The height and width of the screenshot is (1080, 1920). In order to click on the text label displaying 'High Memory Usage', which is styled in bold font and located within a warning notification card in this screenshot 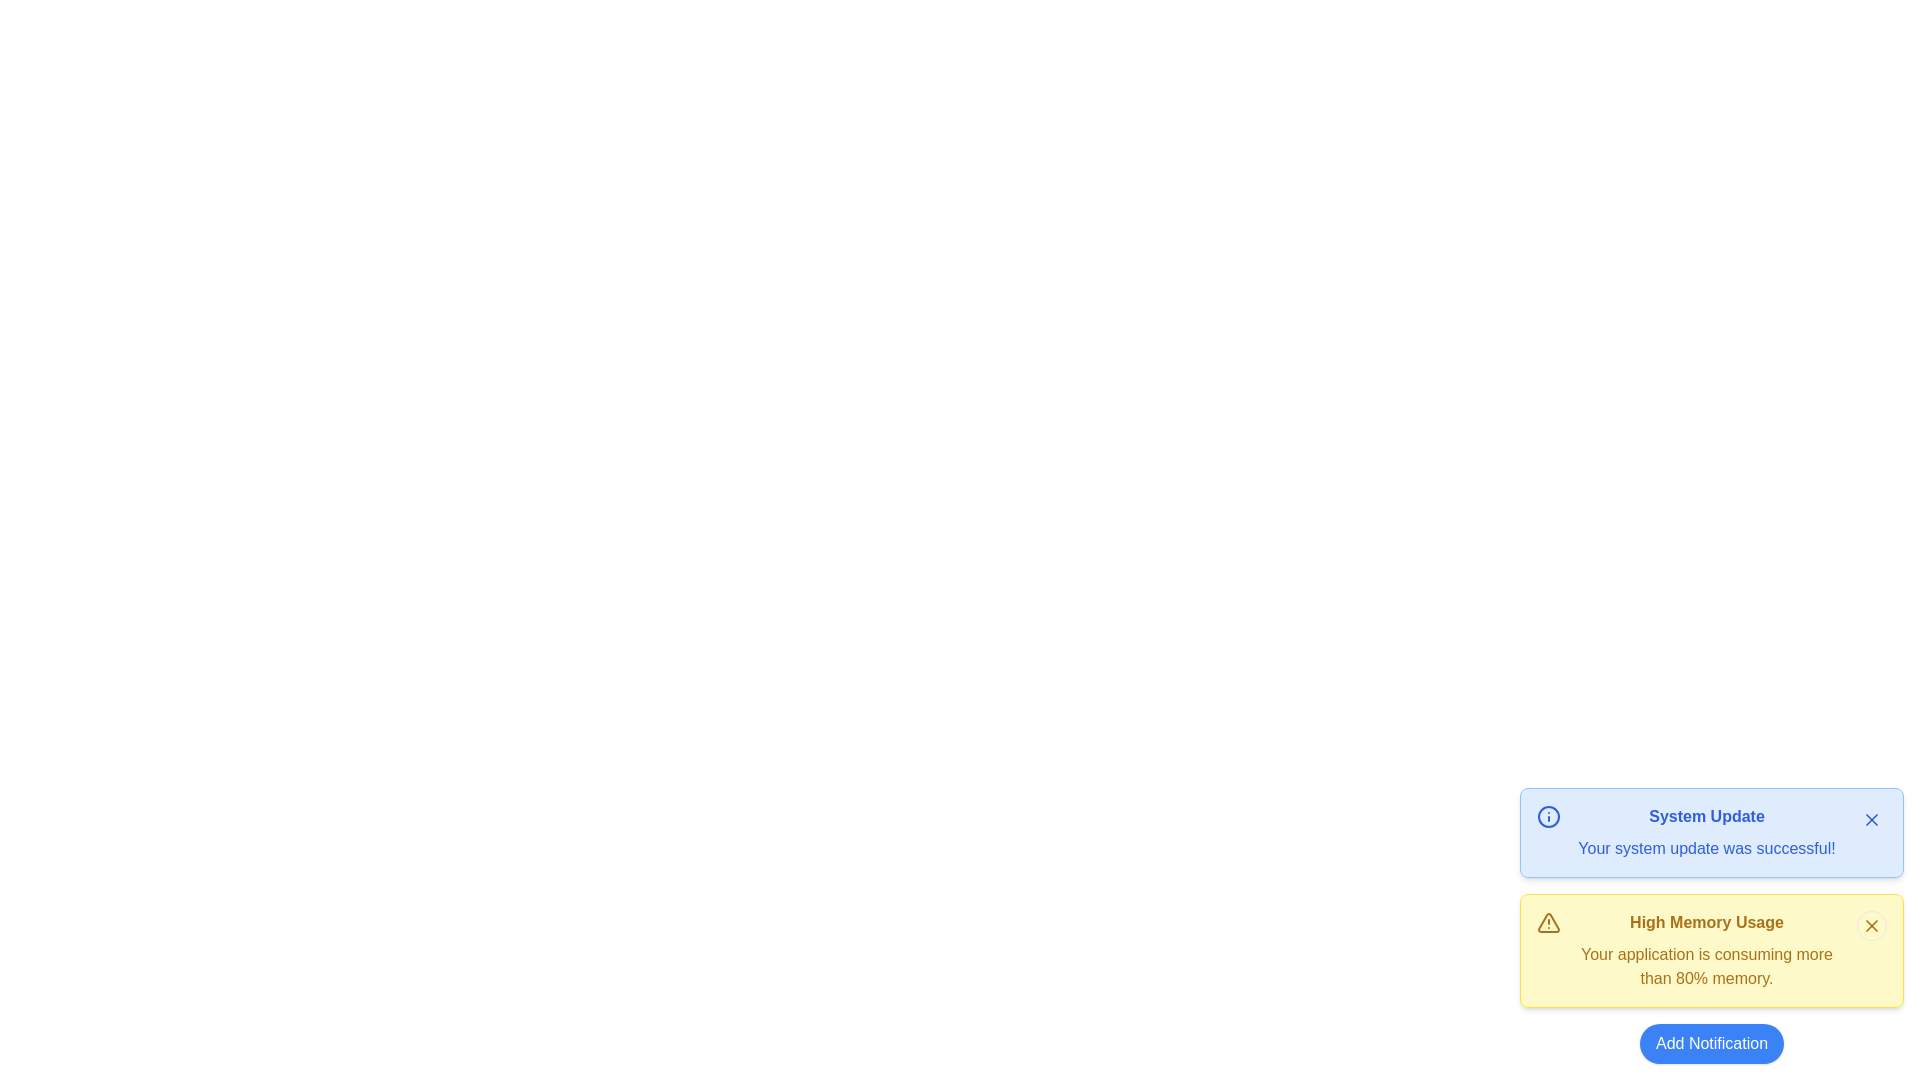, I will do `click(1706, 922)`.